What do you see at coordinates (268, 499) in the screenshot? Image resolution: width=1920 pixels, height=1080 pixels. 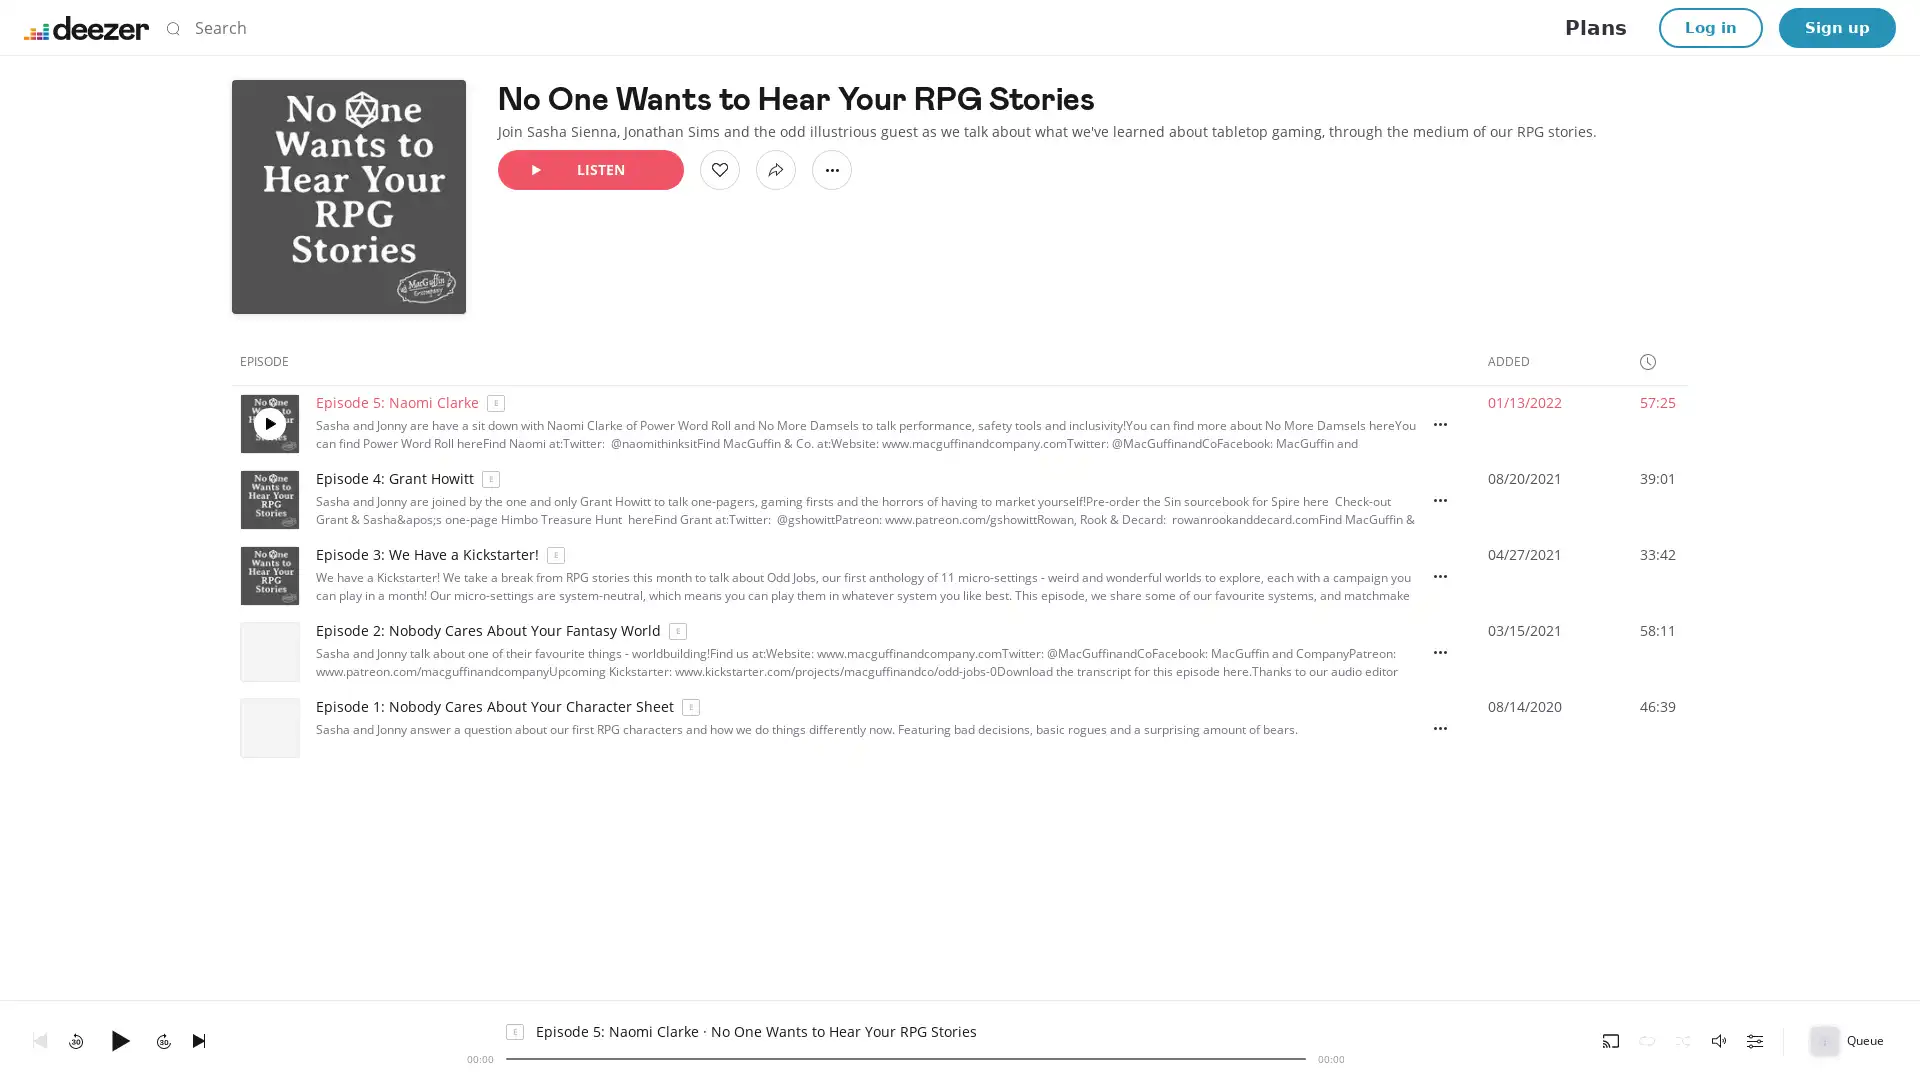 I see `Play Episode 4: Grant Howitt by No One Wants to Hear Your RPG Stories` at bounding box center [268, 499].